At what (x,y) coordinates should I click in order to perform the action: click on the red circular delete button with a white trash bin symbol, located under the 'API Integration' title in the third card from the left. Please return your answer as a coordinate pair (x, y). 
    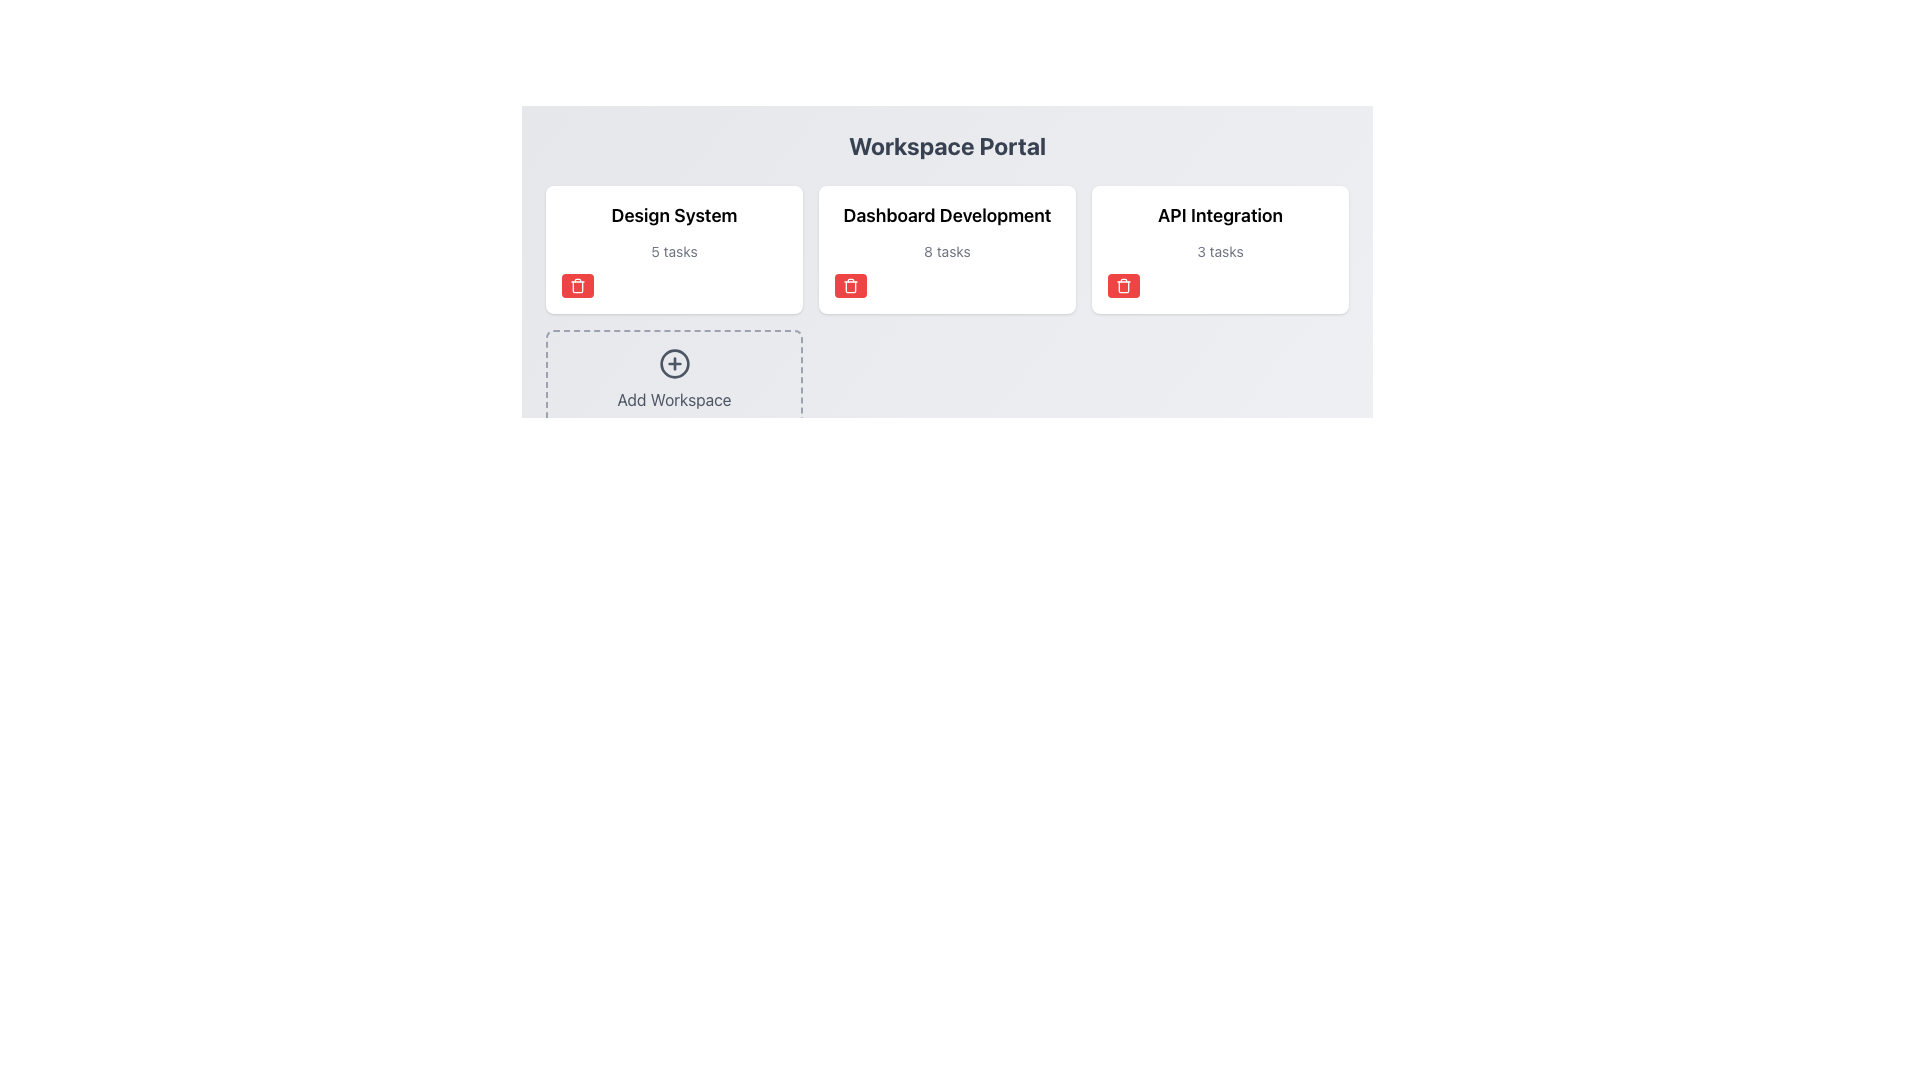
    Looking at the image, I should click on (1123, 285).